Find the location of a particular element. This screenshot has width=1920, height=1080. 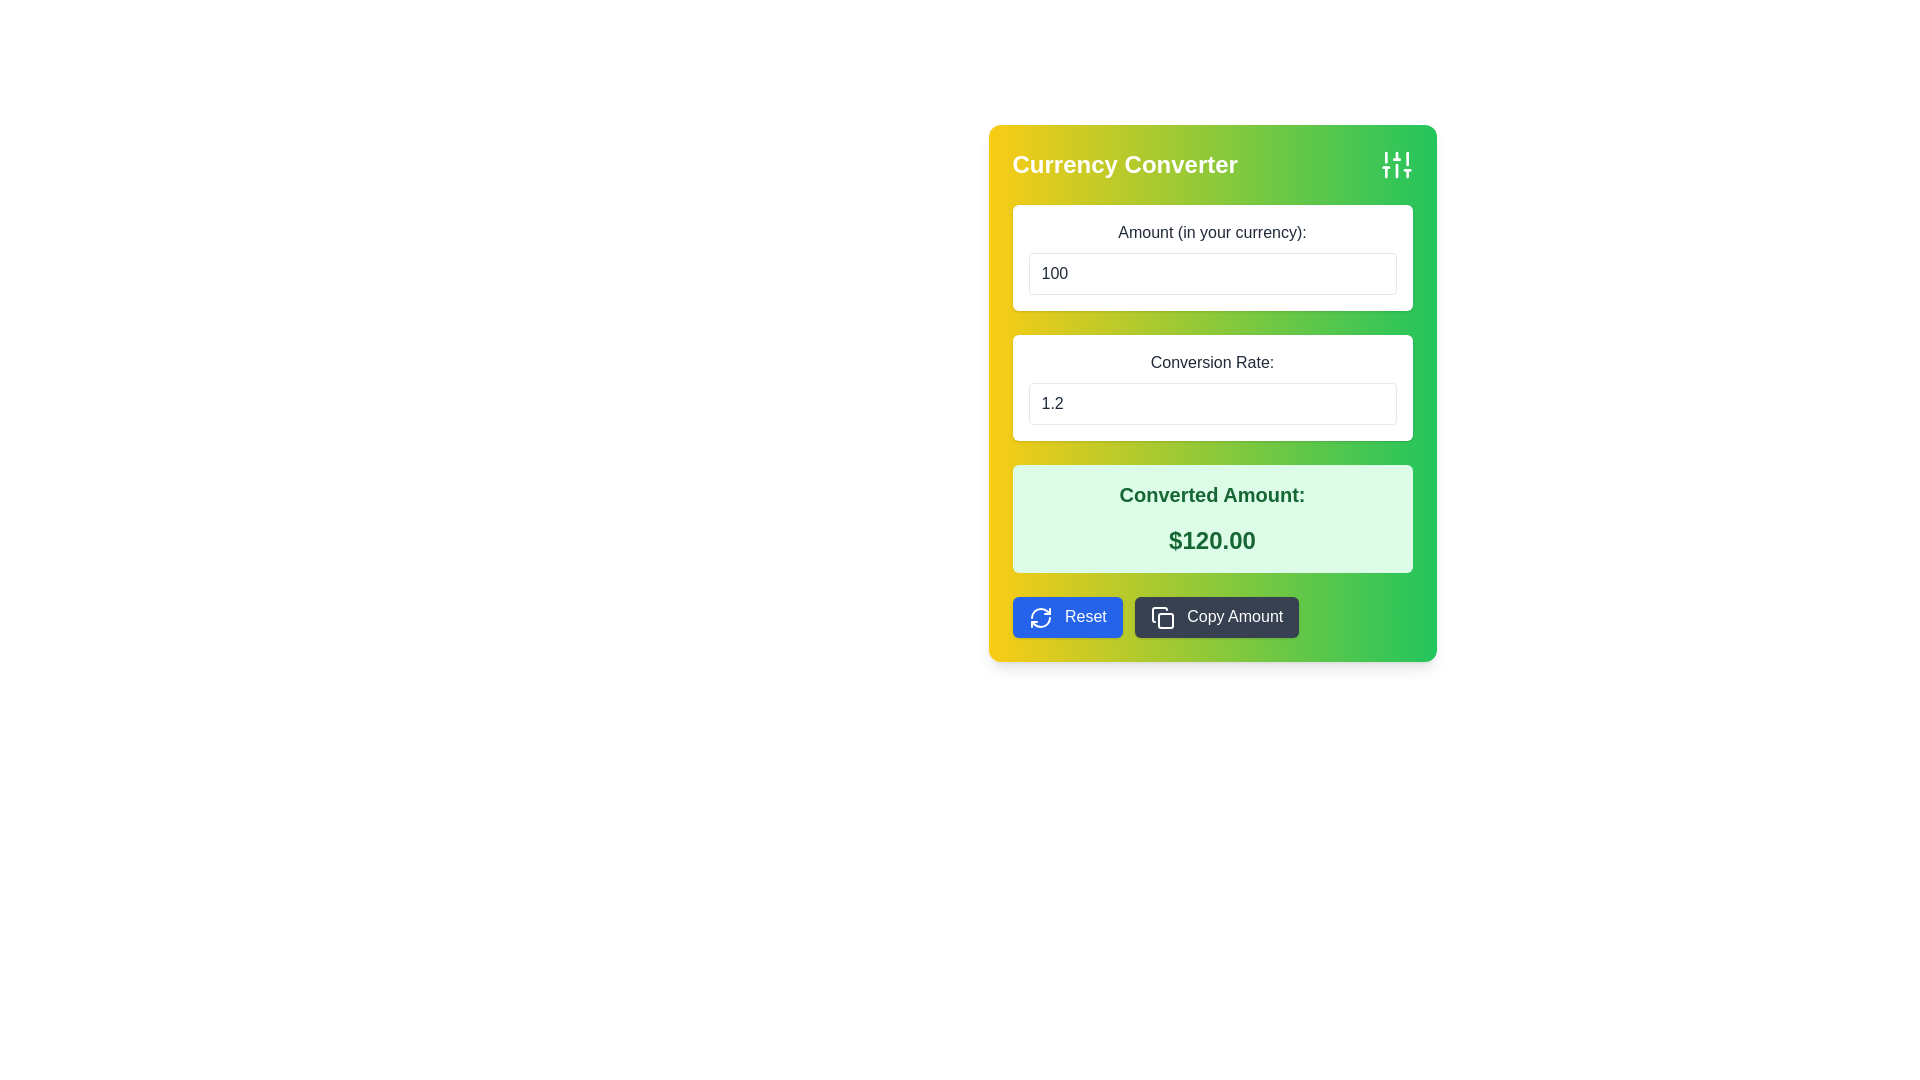

the input box displaying '1.2' for the conversion rate is located at coordinates (1211, 388).